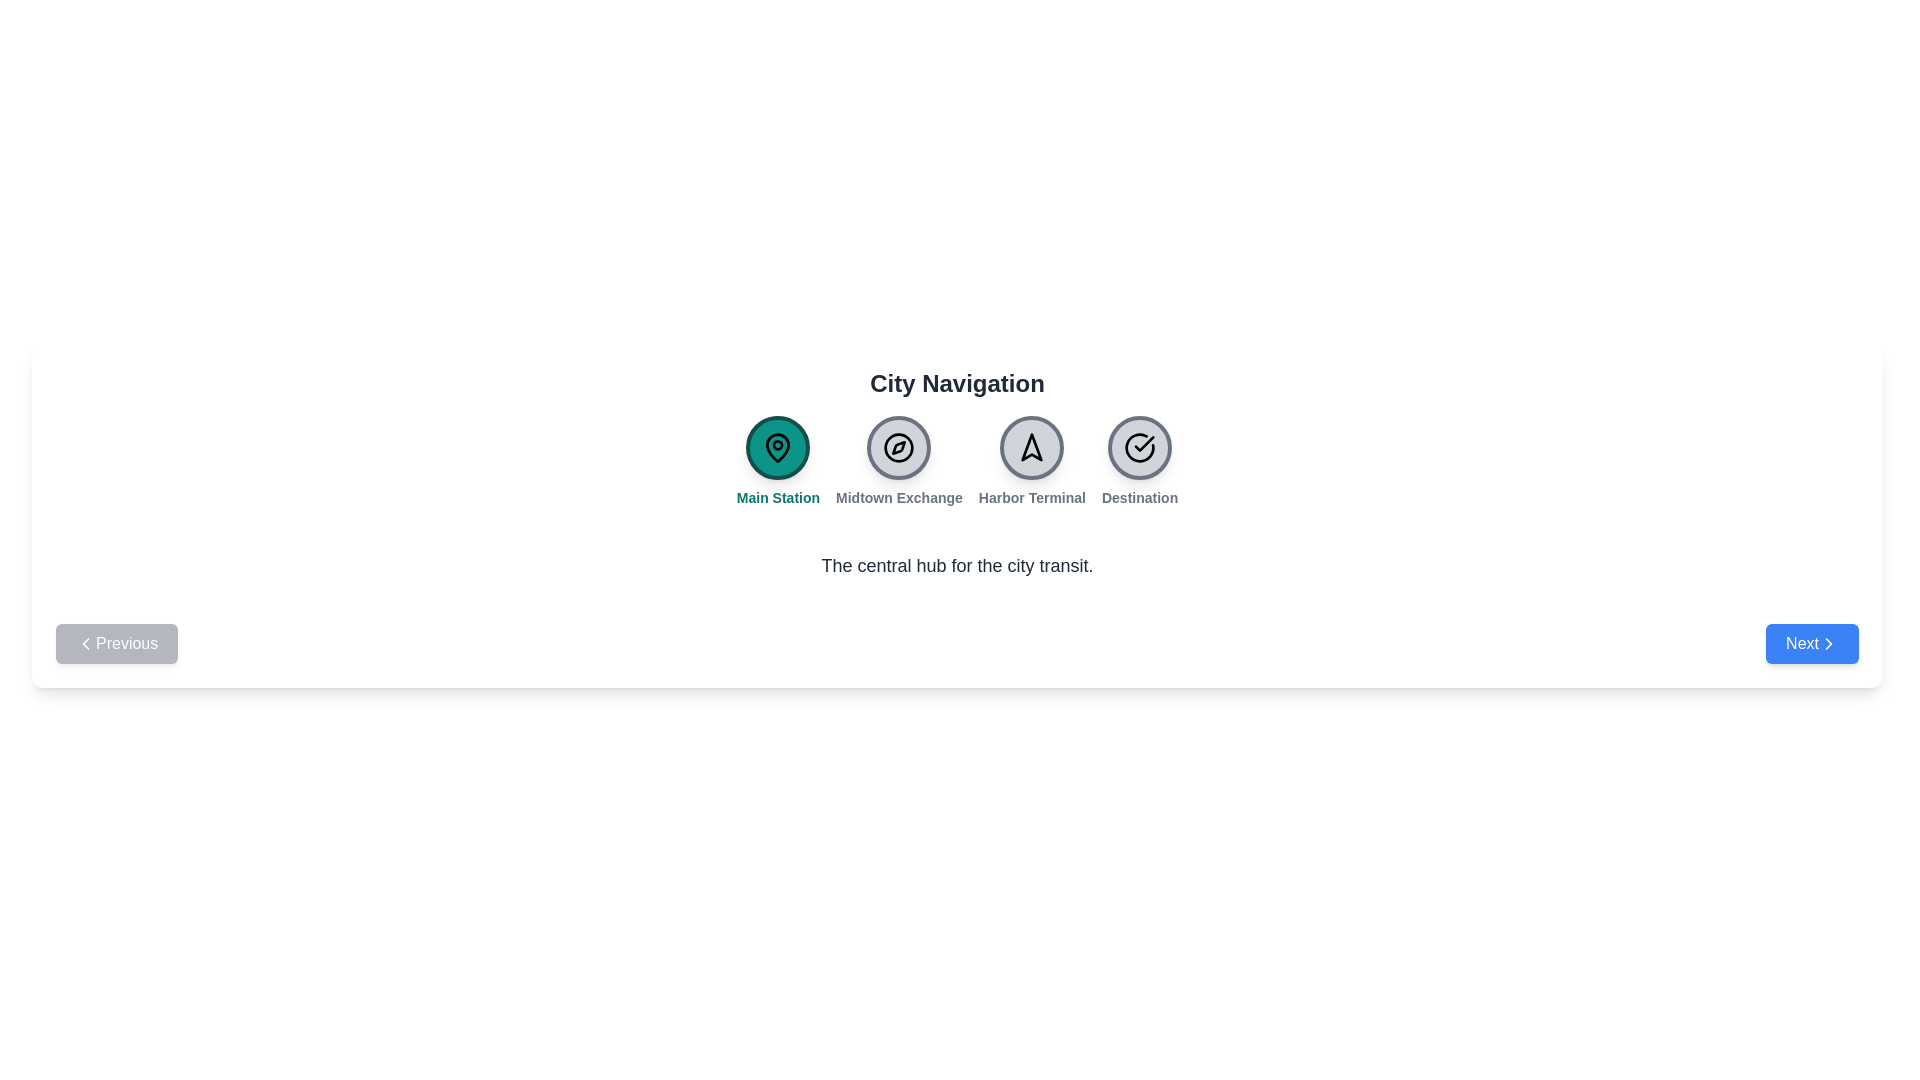 The width and height of the screenshot is (1920, 1080). What do you see at coordinates (116, 644) in the screenshot?
I see `the Previous button to navigate` at bounding box center [116, 644].